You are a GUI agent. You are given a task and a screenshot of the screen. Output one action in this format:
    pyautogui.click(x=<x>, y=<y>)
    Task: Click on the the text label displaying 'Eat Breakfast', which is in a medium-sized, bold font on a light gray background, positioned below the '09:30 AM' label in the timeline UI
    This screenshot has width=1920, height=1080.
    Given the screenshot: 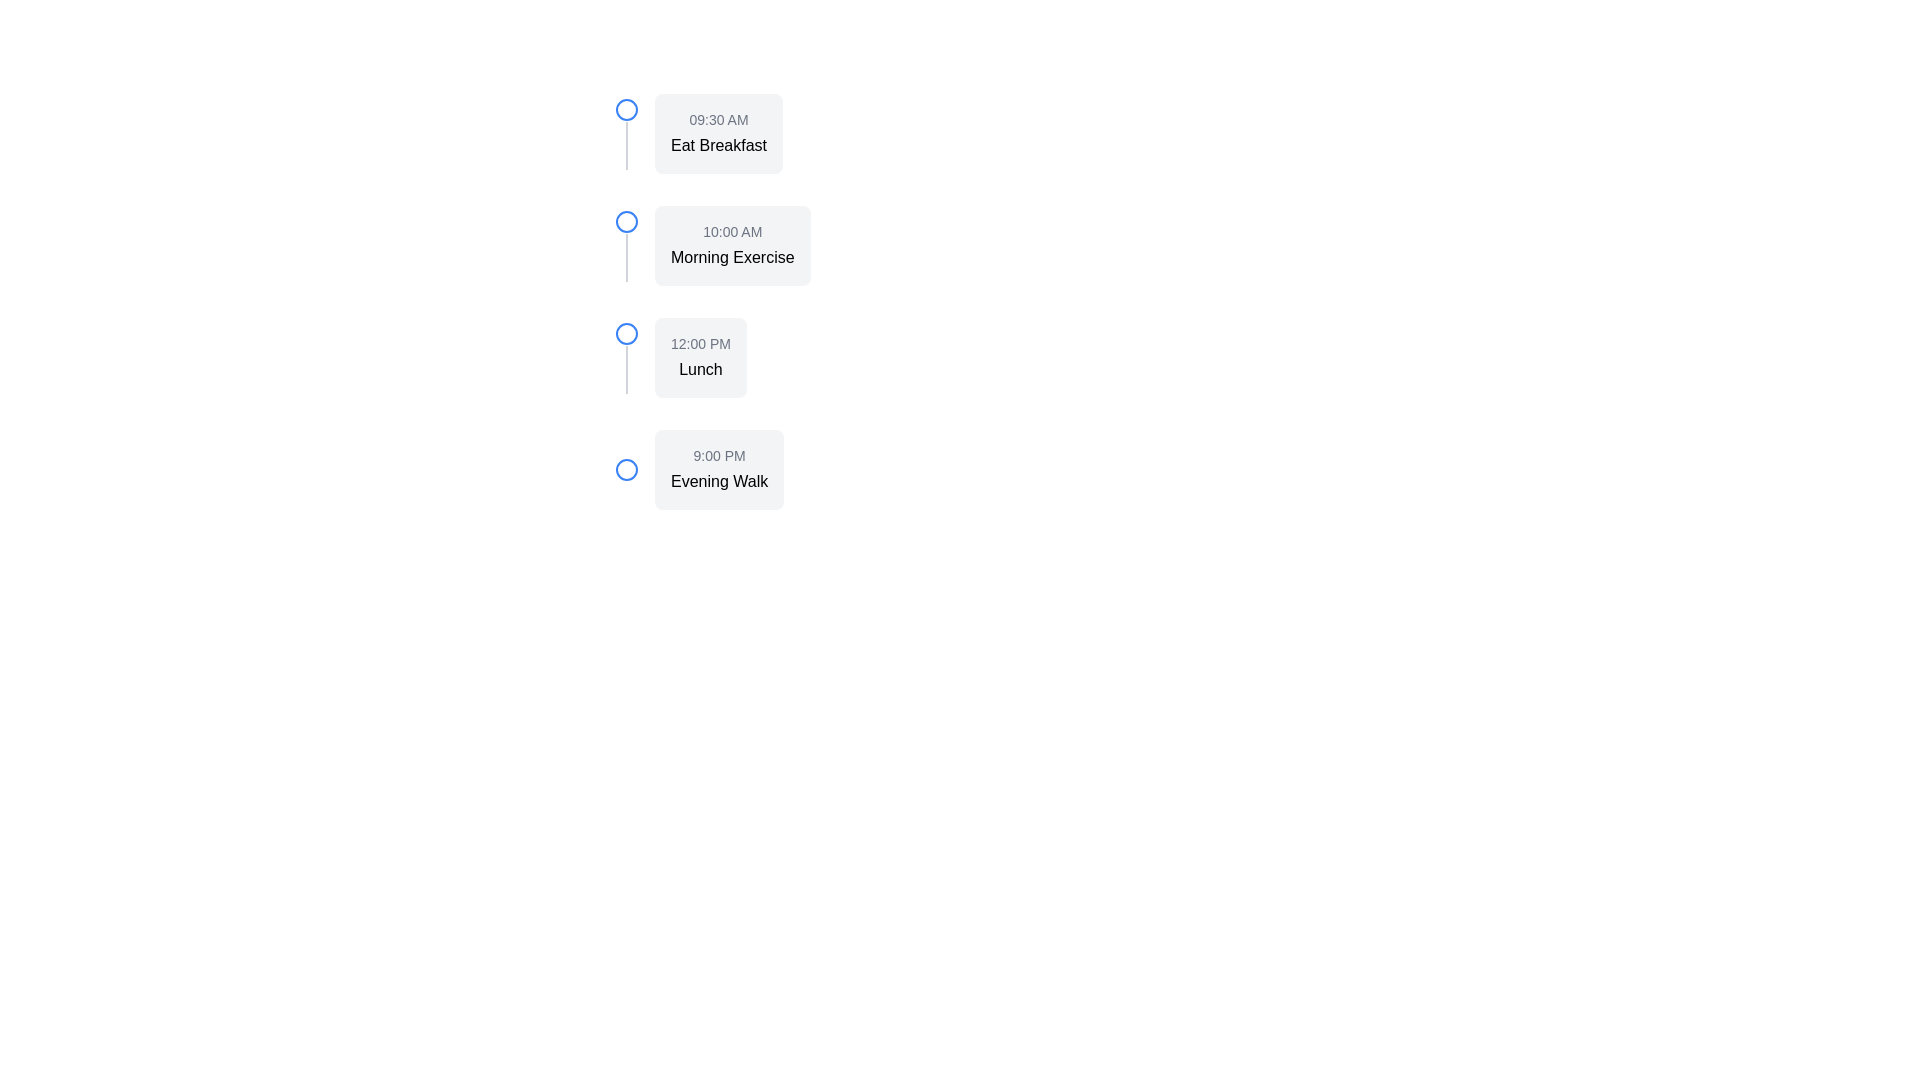 What is the action you would take?
    pyautogui.click(x=719, y=145)
    